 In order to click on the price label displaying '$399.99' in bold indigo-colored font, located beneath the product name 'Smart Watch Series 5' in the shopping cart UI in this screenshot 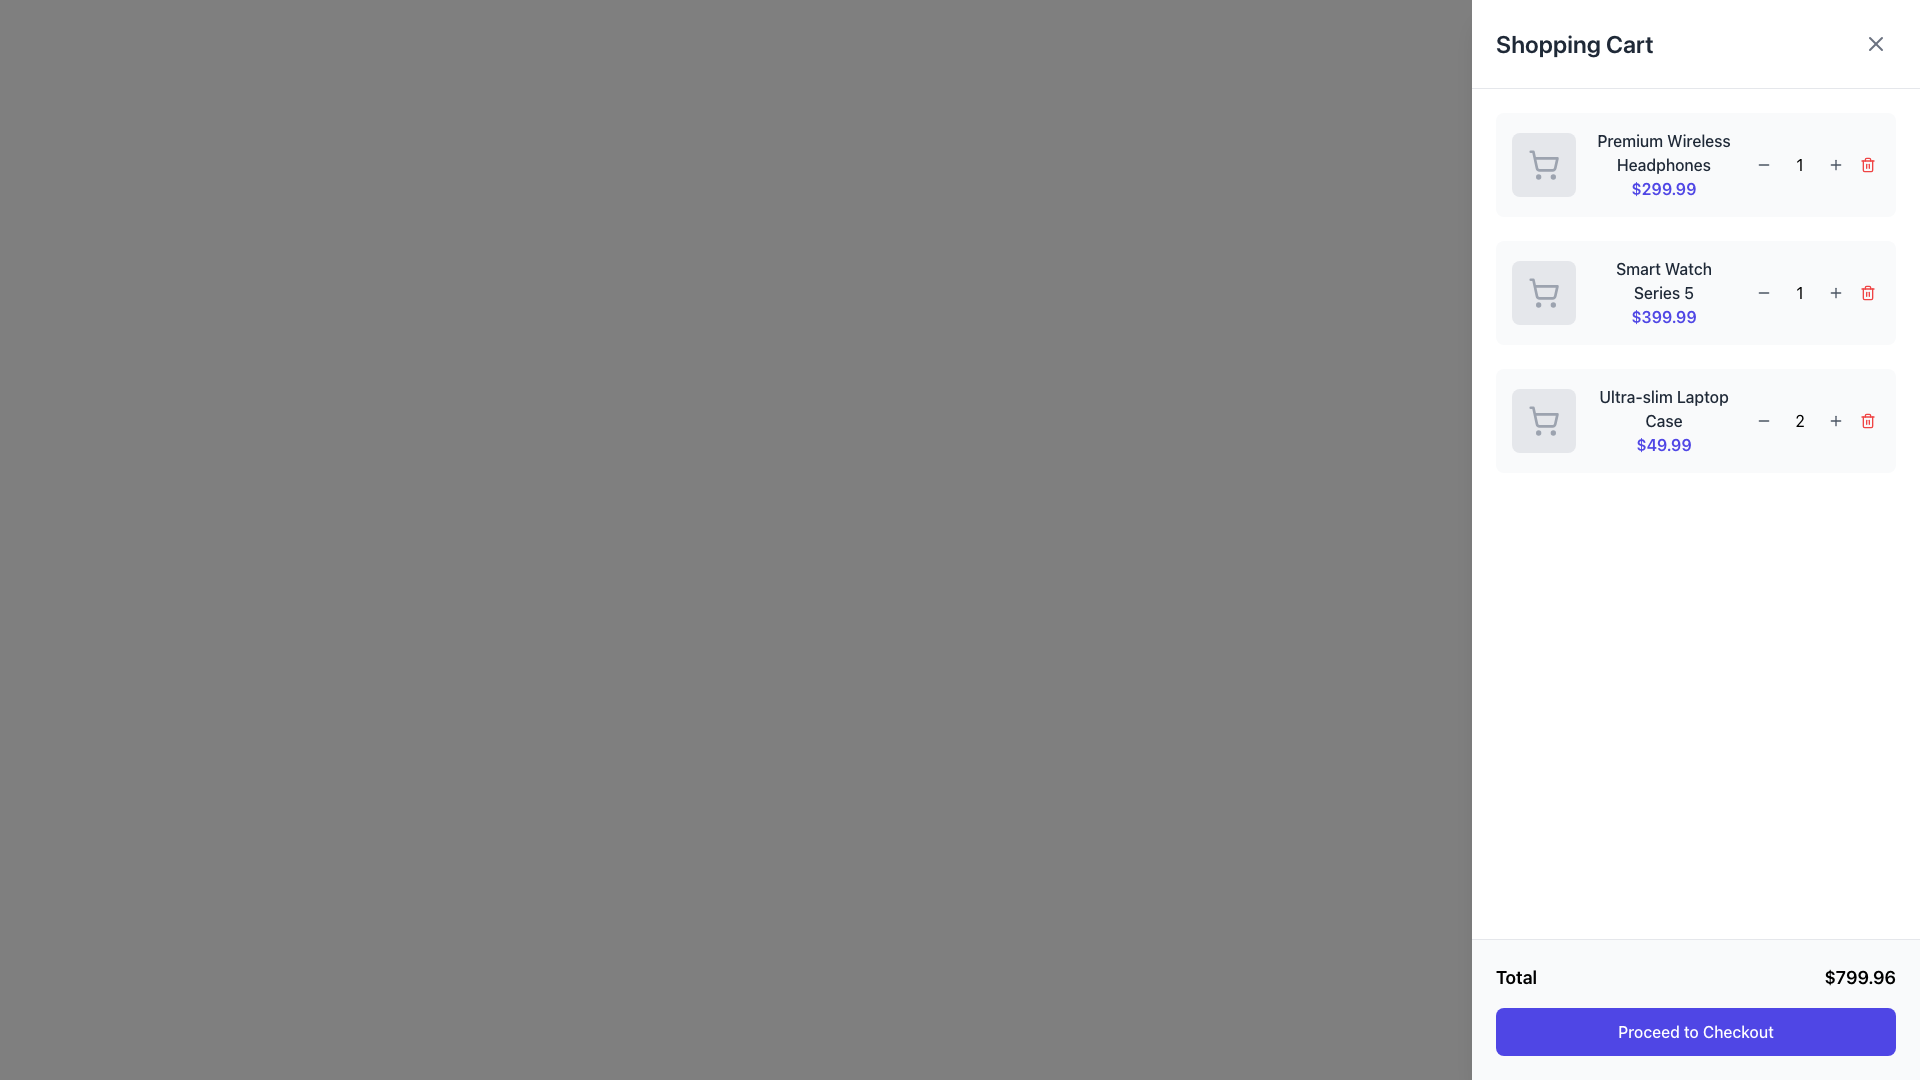, I will do `click(1664, 315)`.